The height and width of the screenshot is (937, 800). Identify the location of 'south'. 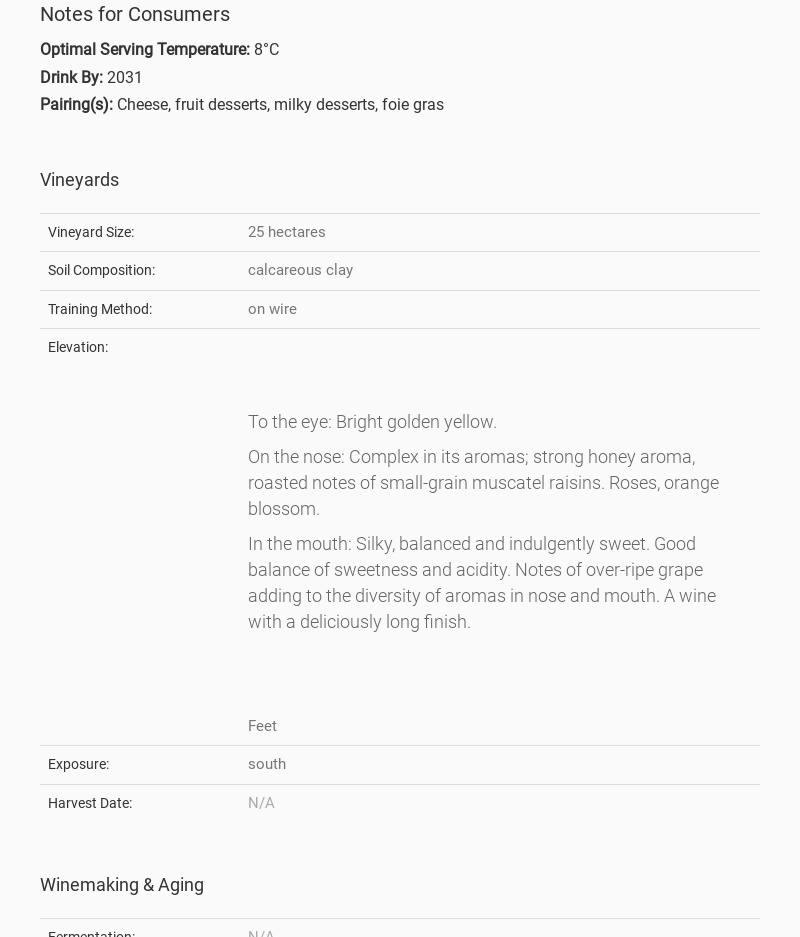
(265, 764).